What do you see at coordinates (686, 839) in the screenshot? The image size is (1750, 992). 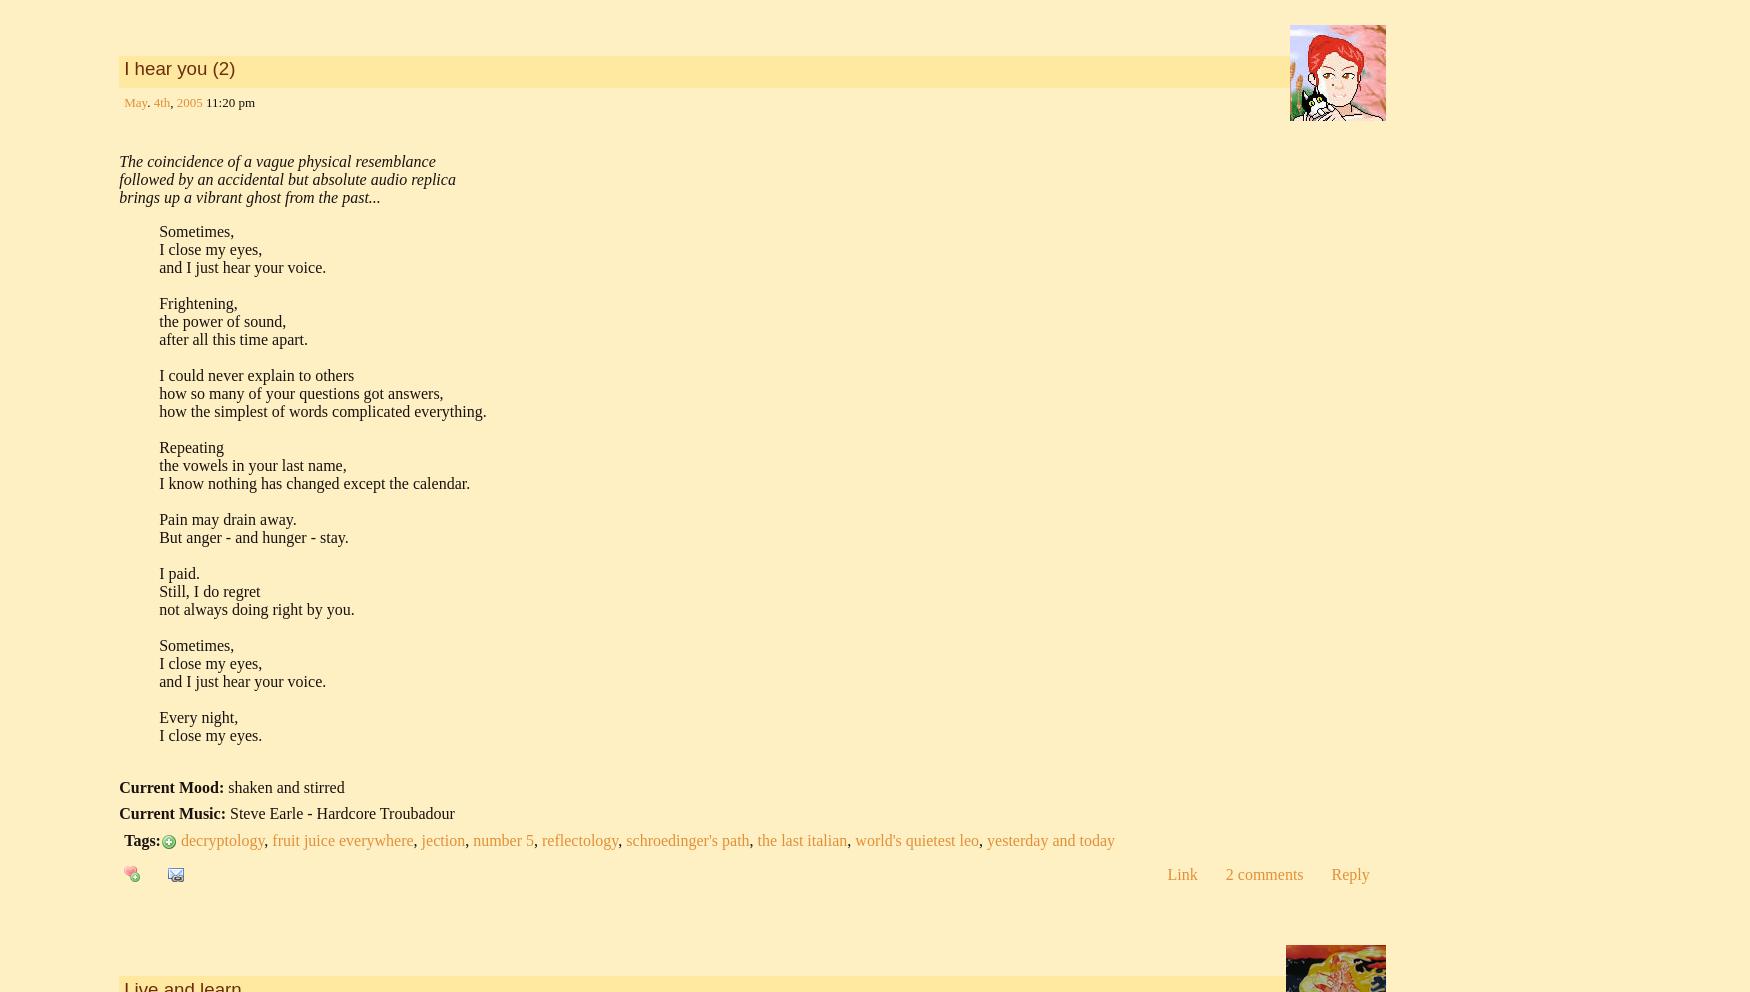 I see `'schroedinger's path'` at bounding box center [686, 839].